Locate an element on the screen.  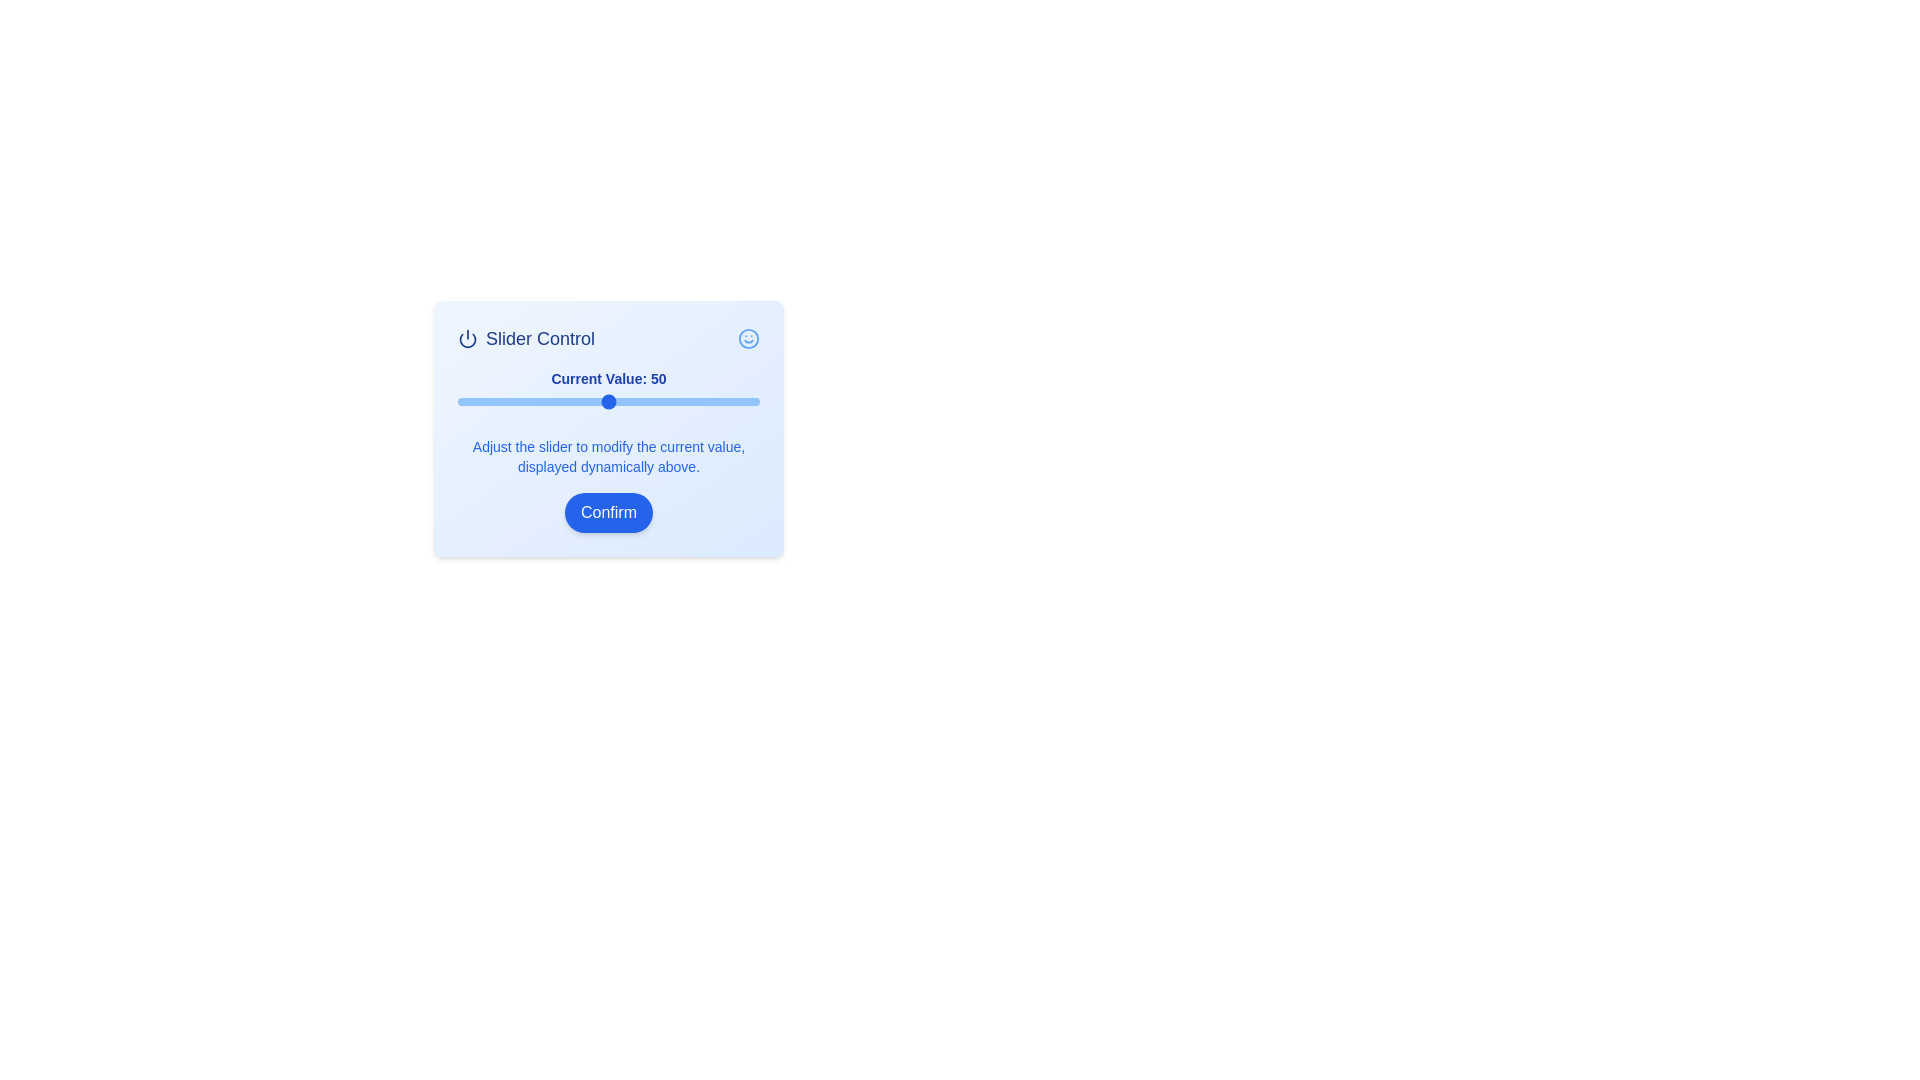
the slider value is located at coordinates (542, 401).